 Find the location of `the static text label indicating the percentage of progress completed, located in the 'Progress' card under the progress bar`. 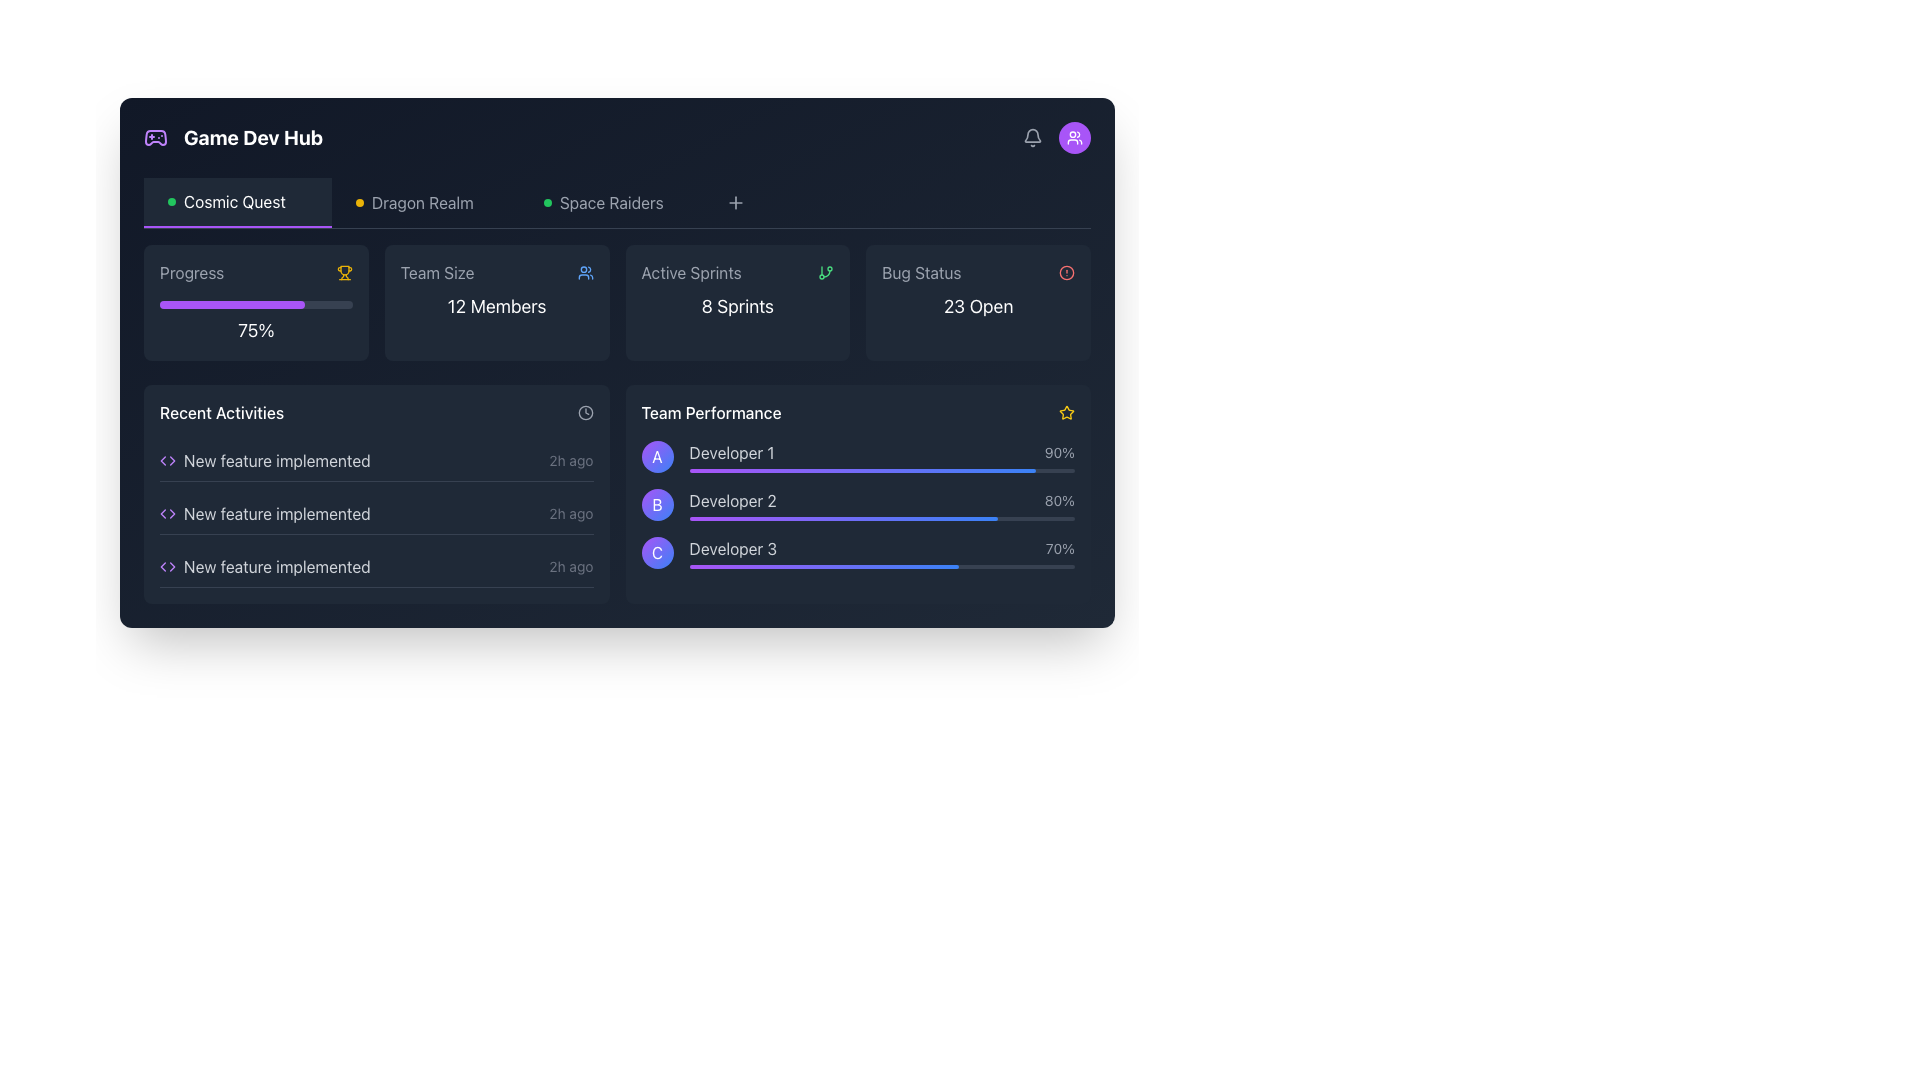

the static text label indicating the percentage of progress completed, located in the 'Progress' card under the progress bar is located at coordinates (255, 330).